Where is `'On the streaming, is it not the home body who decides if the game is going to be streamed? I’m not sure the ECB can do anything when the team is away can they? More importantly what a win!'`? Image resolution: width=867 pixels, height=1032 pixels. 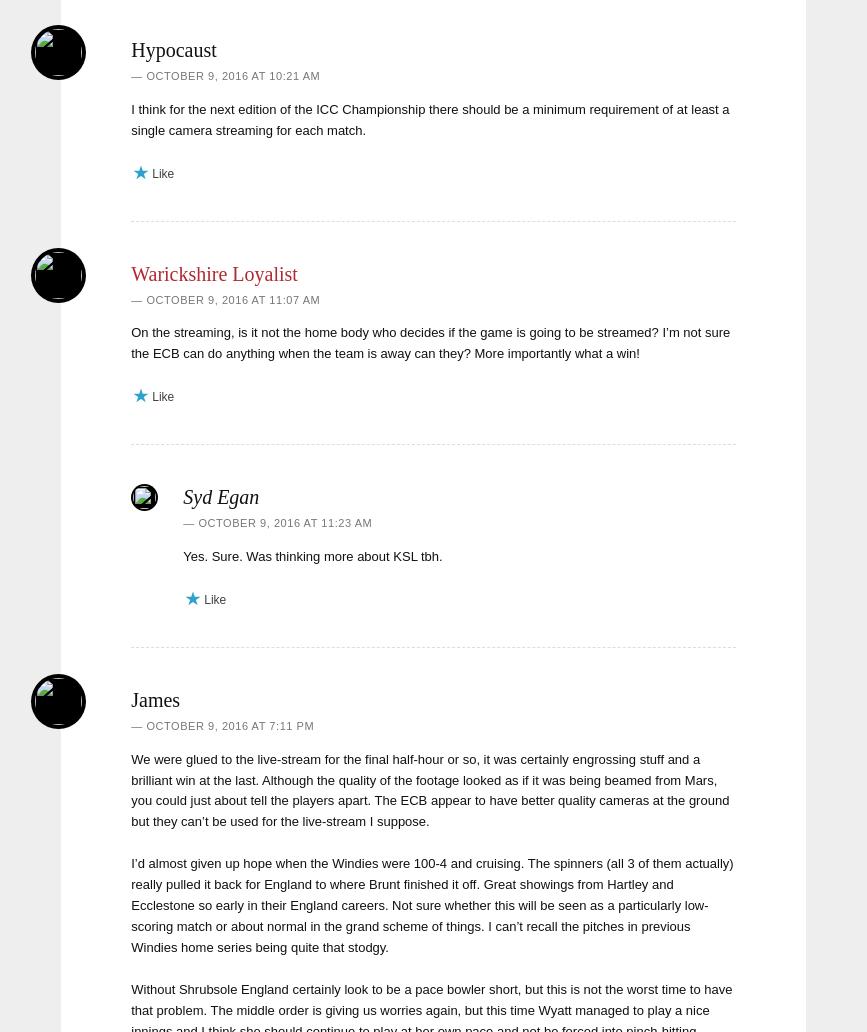 'On the streaming, is it not the home body who decides if the game is going to be streamed? I’m not sure the ECB can do anything when the team is away can they? More importantly what a win!' is located at coordinates (430, 343).